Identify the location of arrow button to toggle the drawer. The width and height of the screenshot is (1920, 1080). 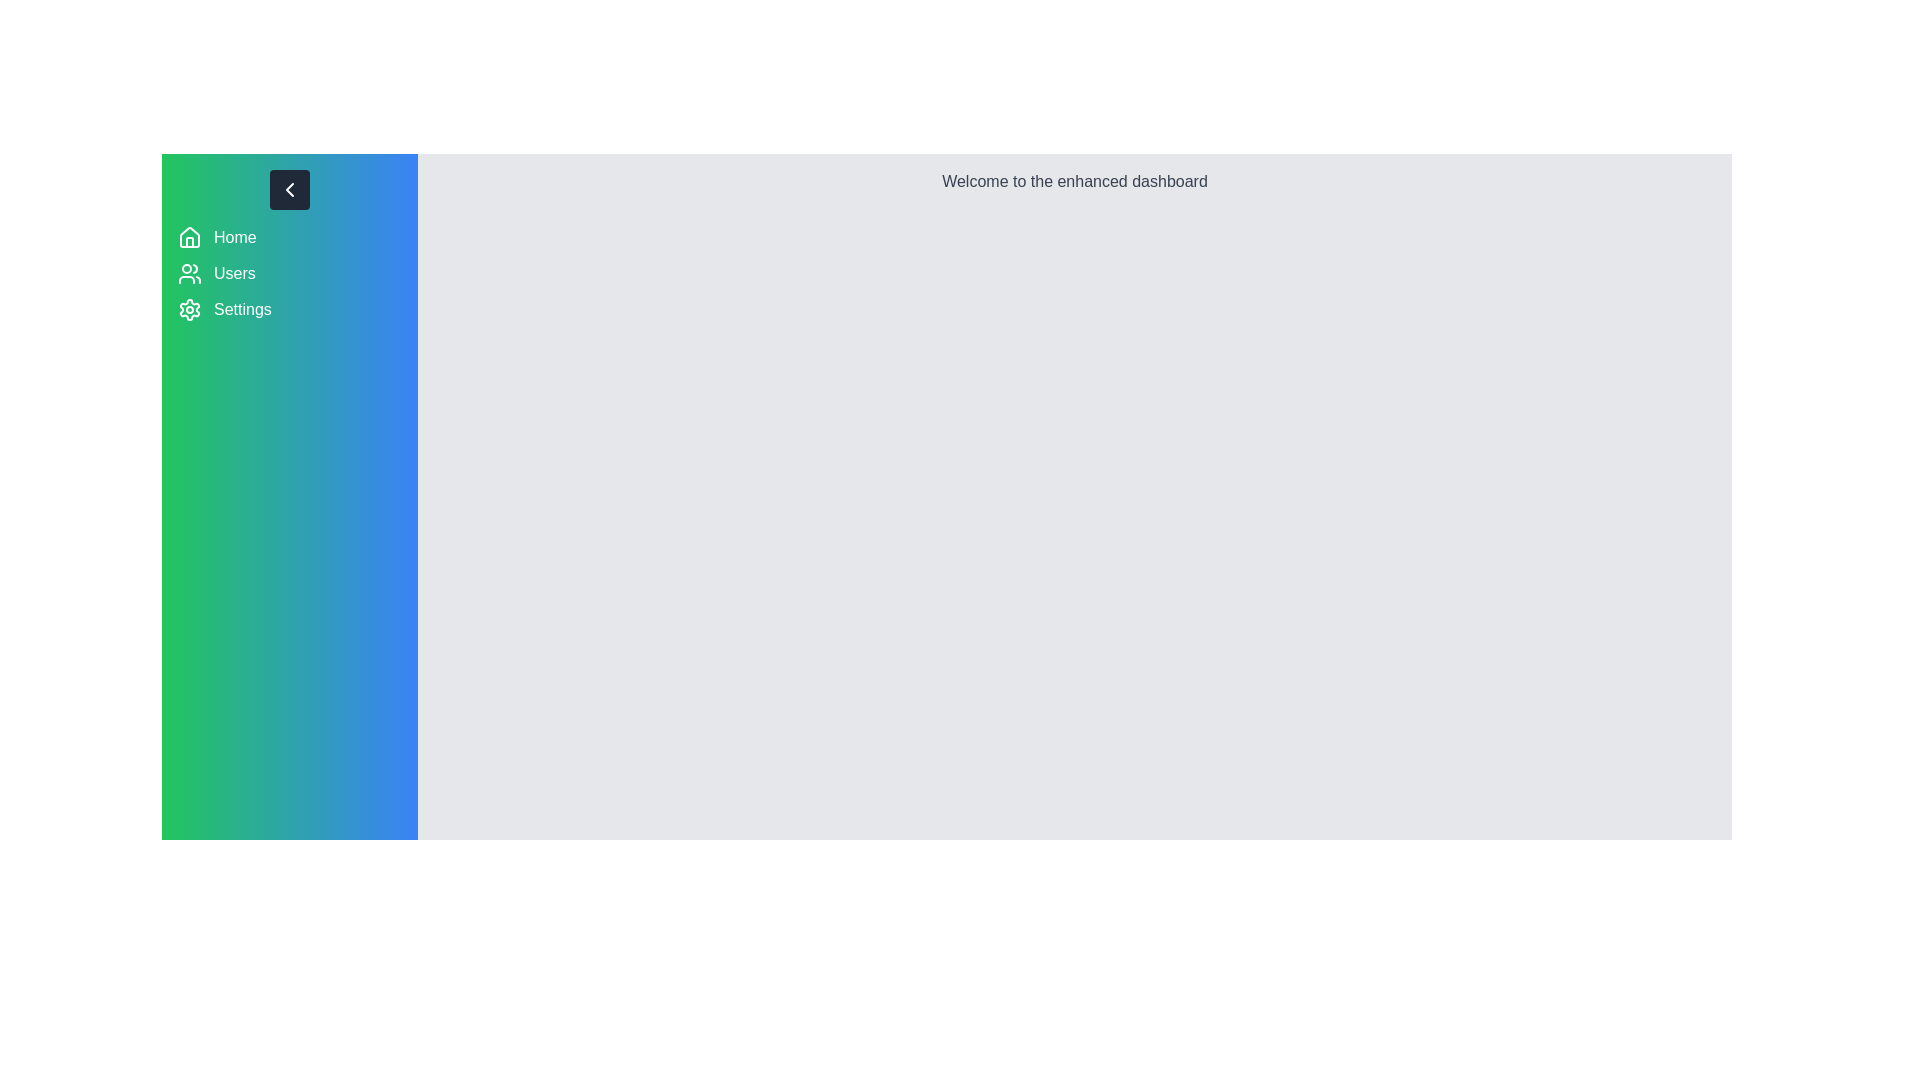
(288, 189).